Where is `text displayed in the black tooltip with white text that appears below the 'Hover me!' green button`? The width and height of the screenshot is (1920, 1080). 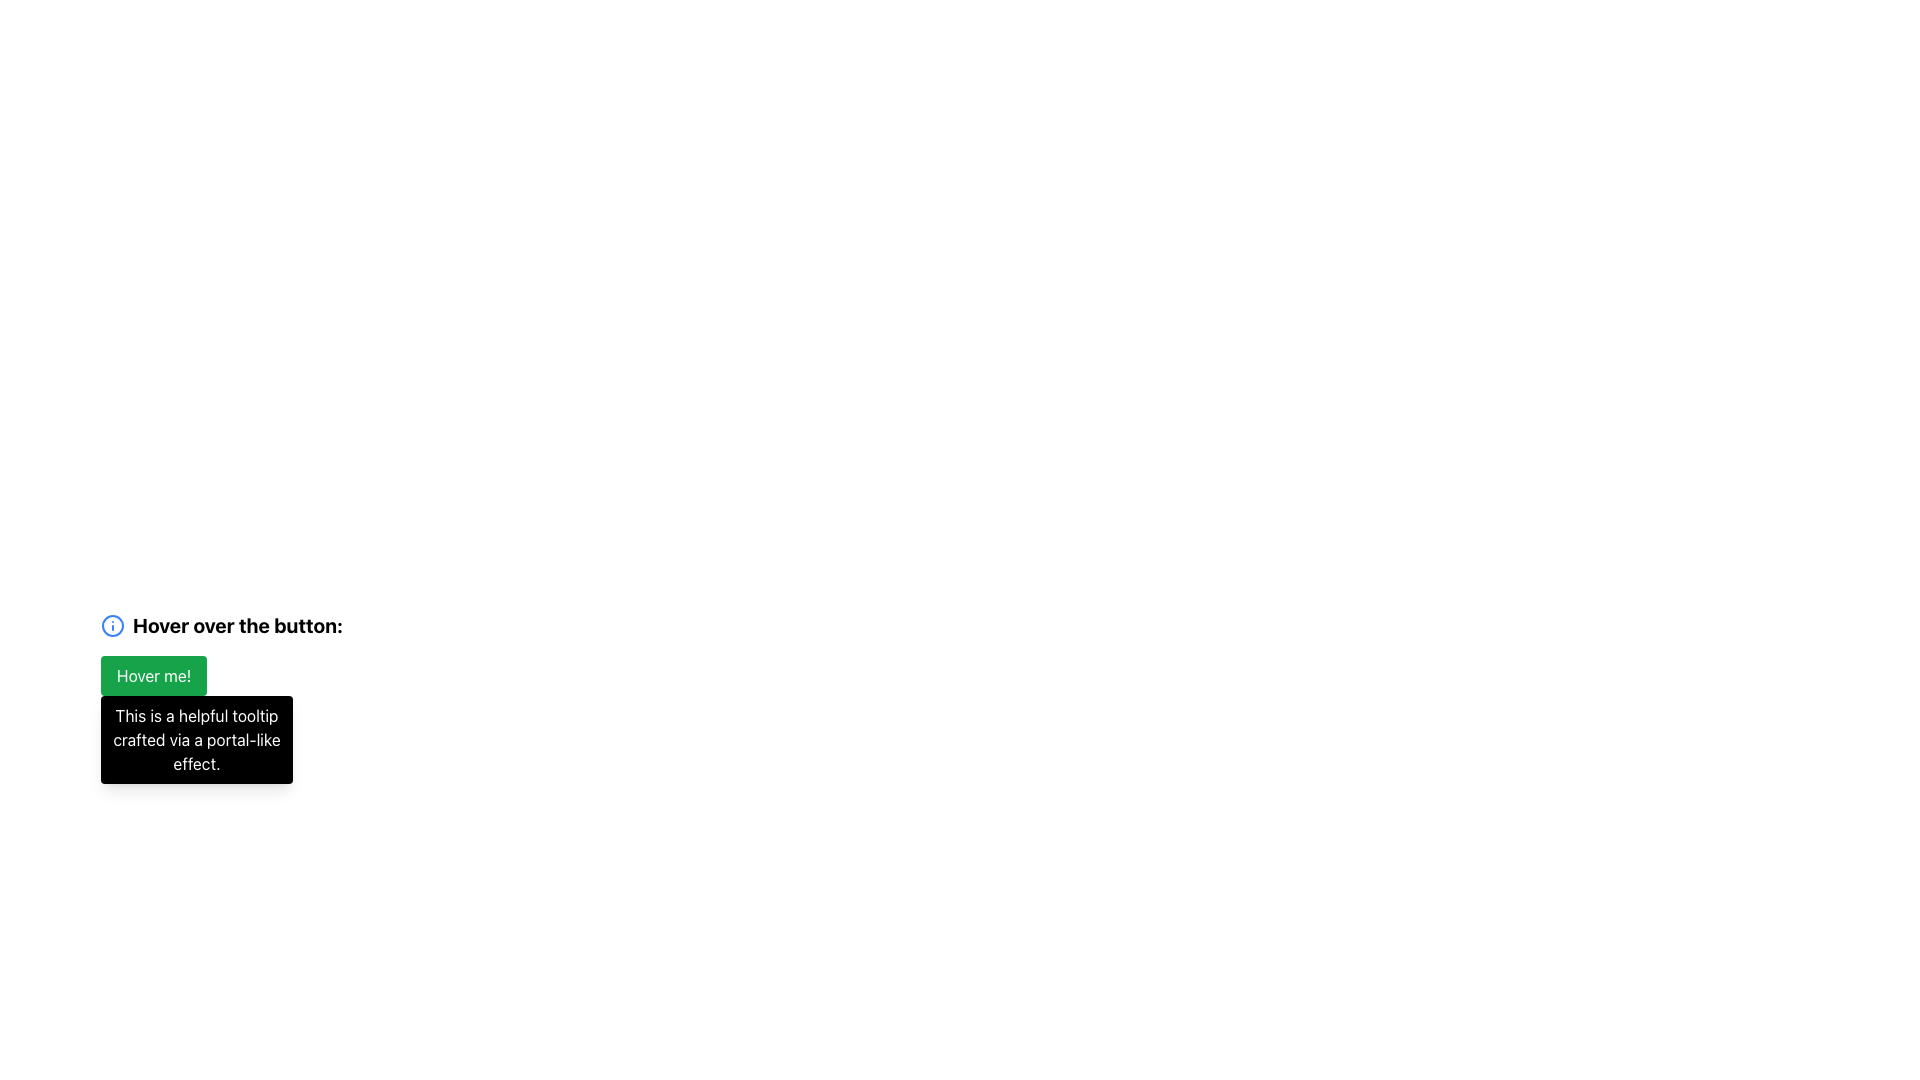
text displayed in the black tooltip with white text that appears below the 'Hover me!' green button is located at coordinates (196, 740).